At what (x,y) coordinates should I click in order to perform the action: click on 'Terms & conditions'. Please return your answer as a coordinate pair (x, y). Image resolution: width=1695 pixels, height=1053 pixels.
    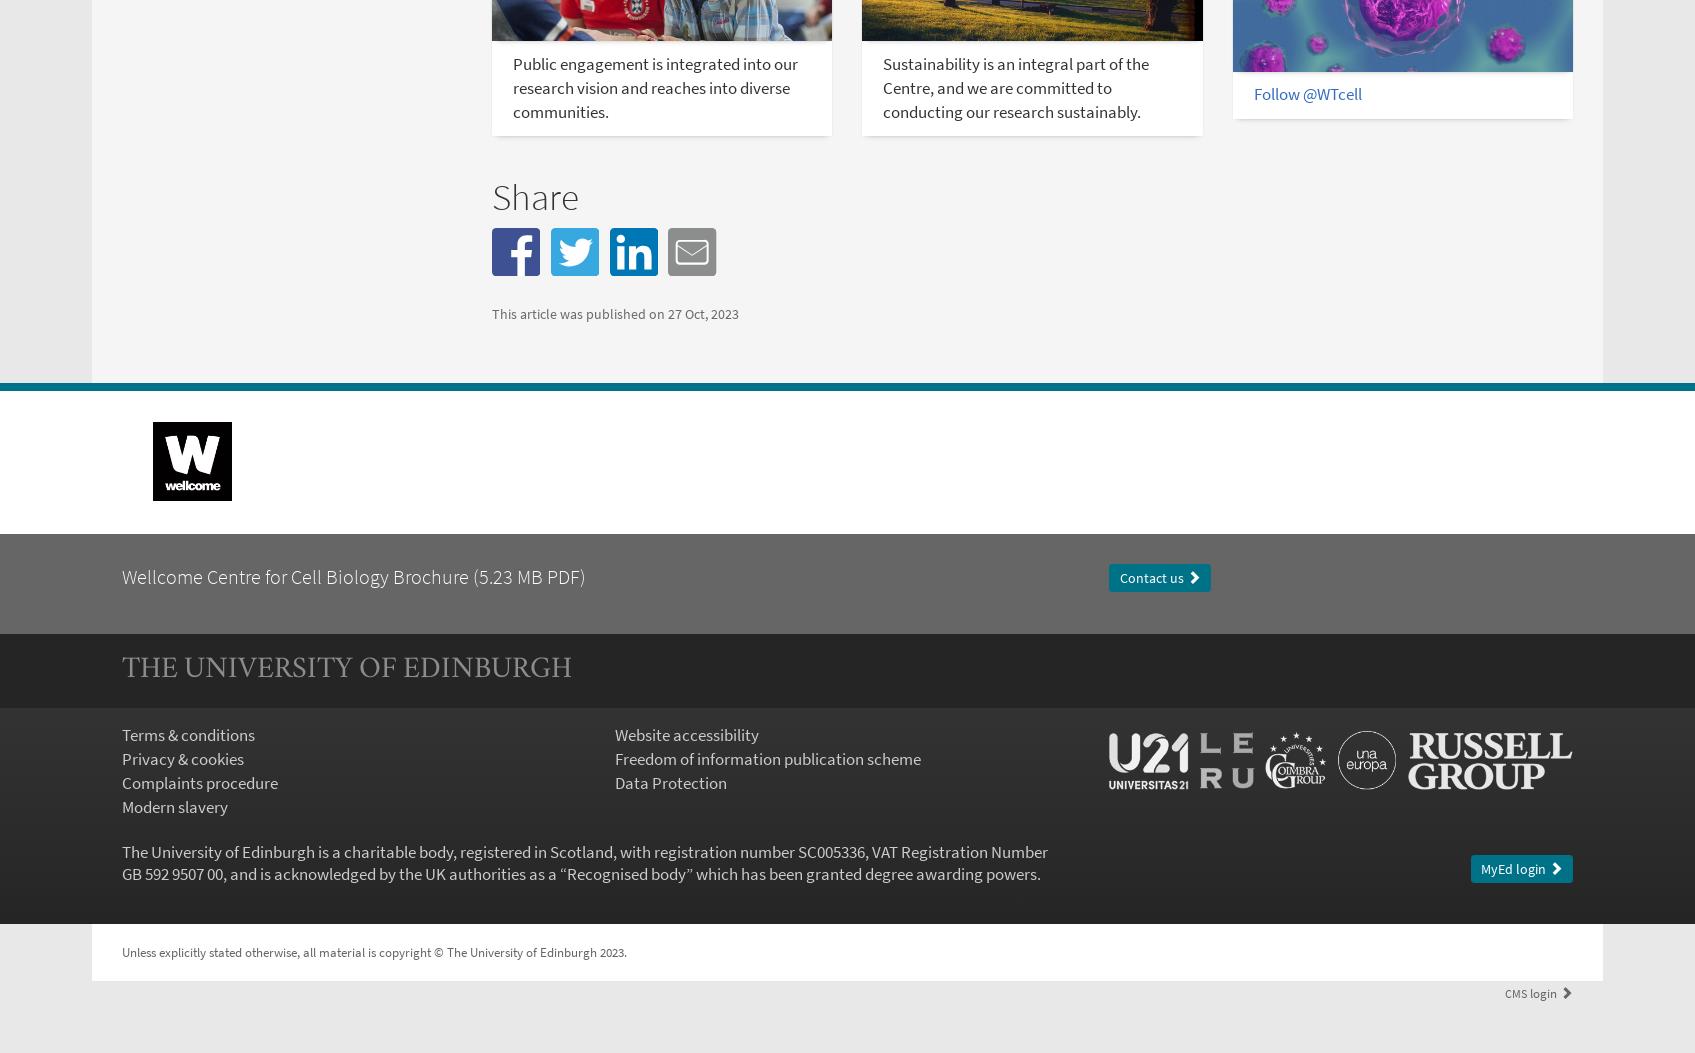
    Looking at the image, I should click on (187, 733).